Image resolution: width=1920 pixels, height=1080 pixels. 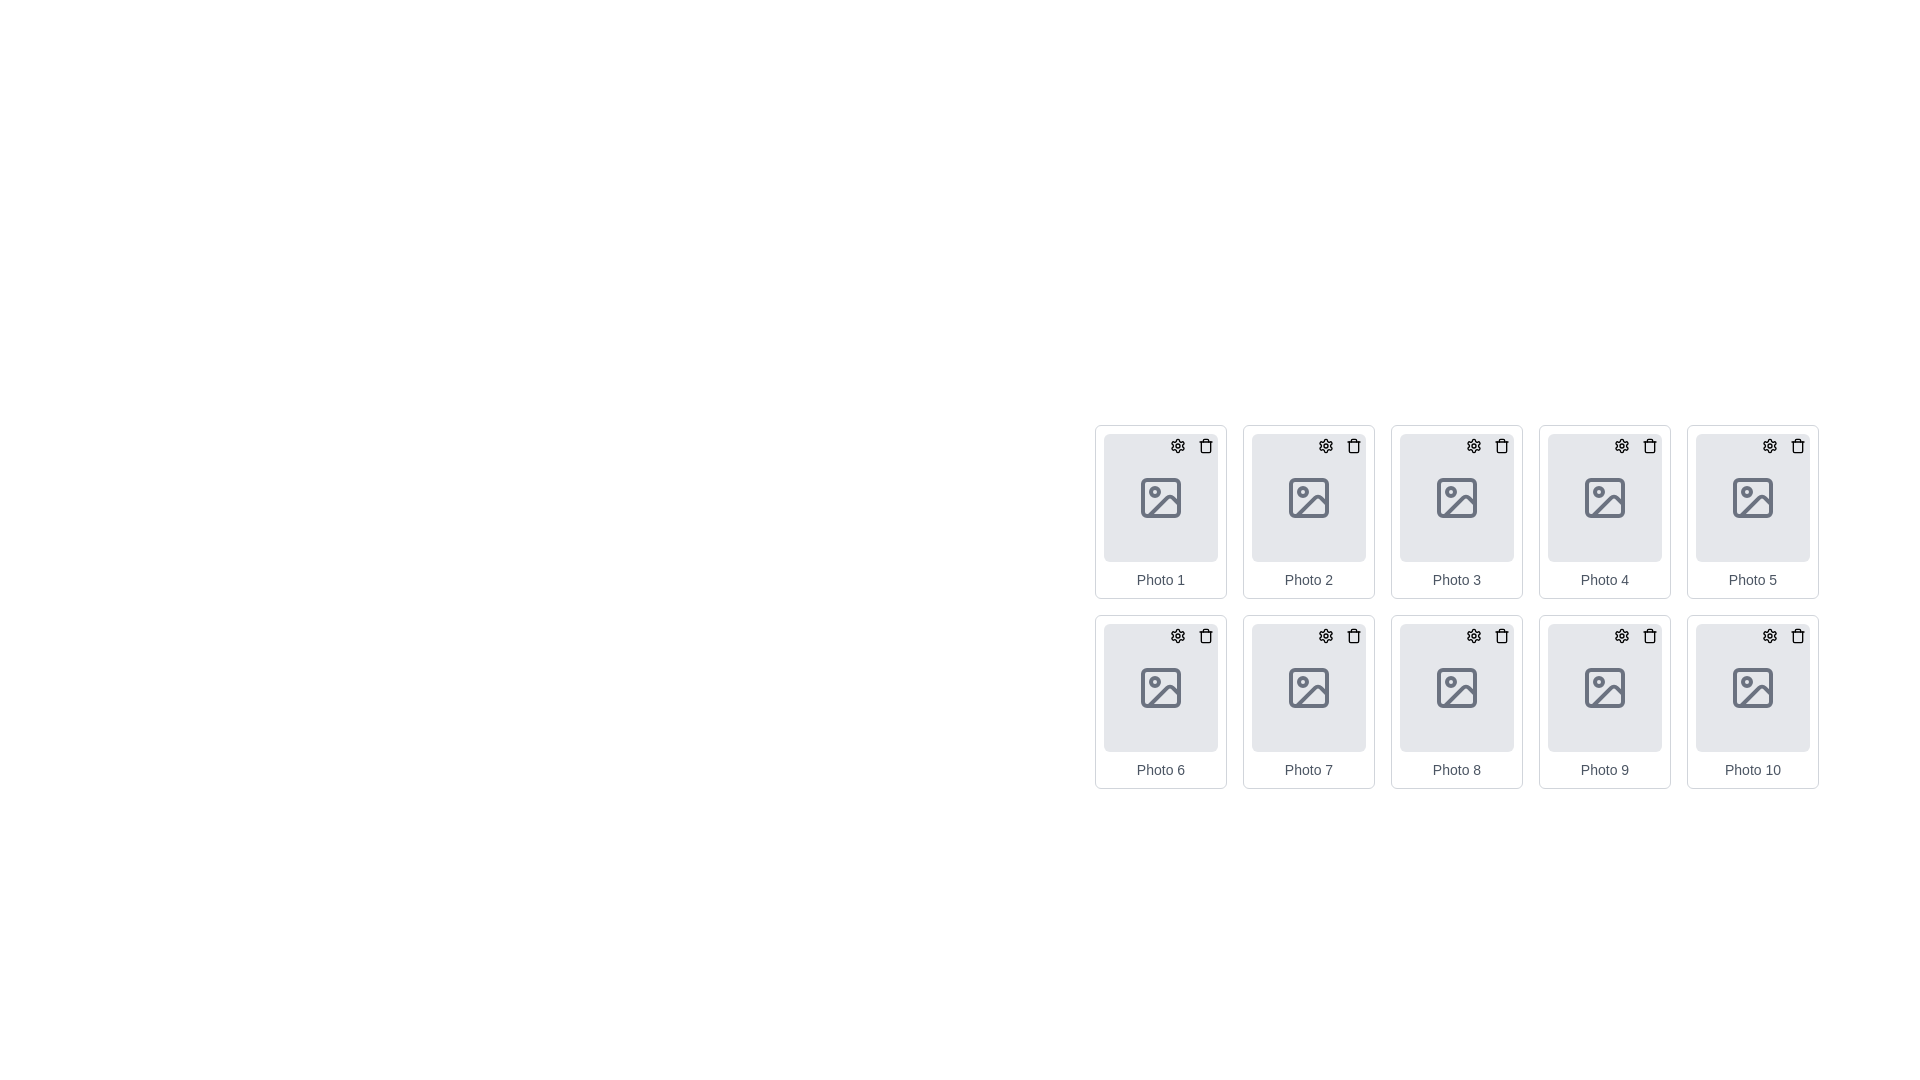 What do you see at coordinates (1459, 694) in the screenshot?
I see `the decorative icon located in the eighth photo frame of the second row in a 5-column grid` at bounding box center [1459, 694].